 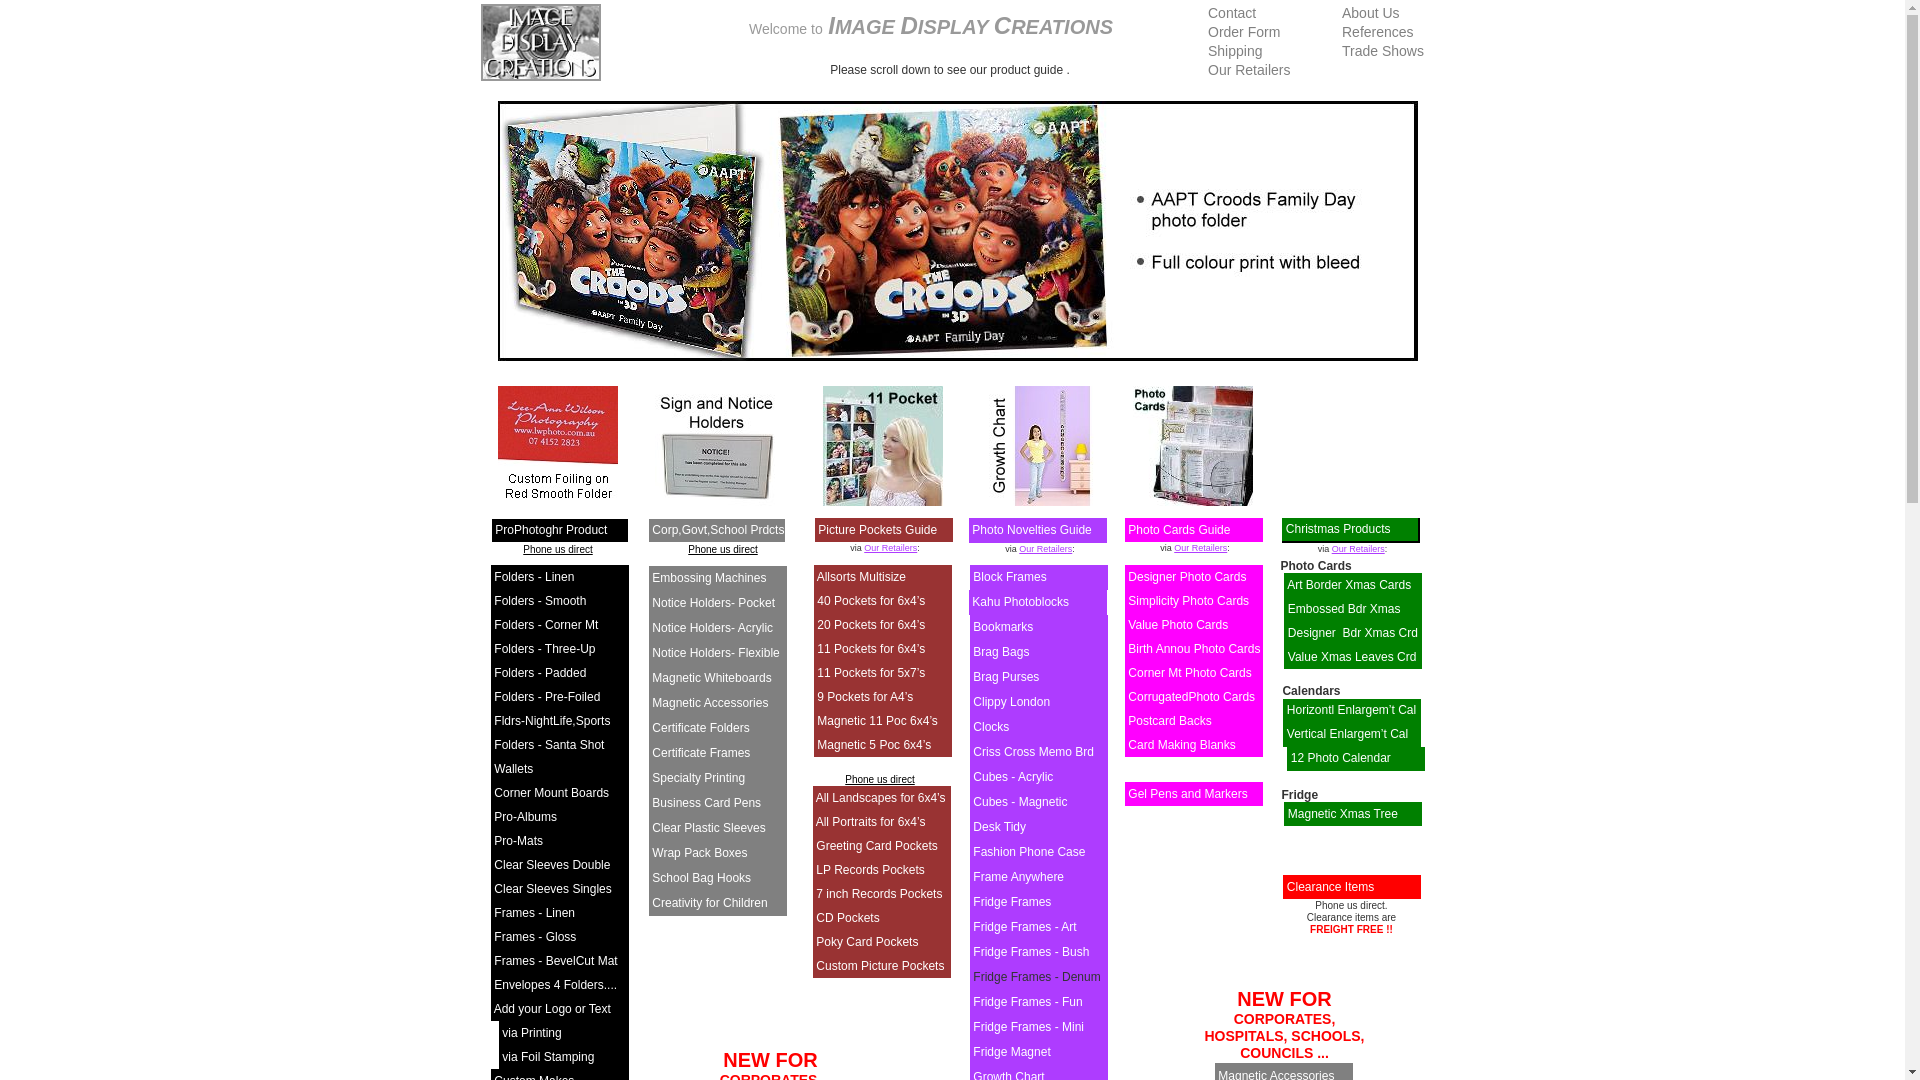 I want to click on 'Magnetic Xmas Tree', so click(x=1343, y=813).